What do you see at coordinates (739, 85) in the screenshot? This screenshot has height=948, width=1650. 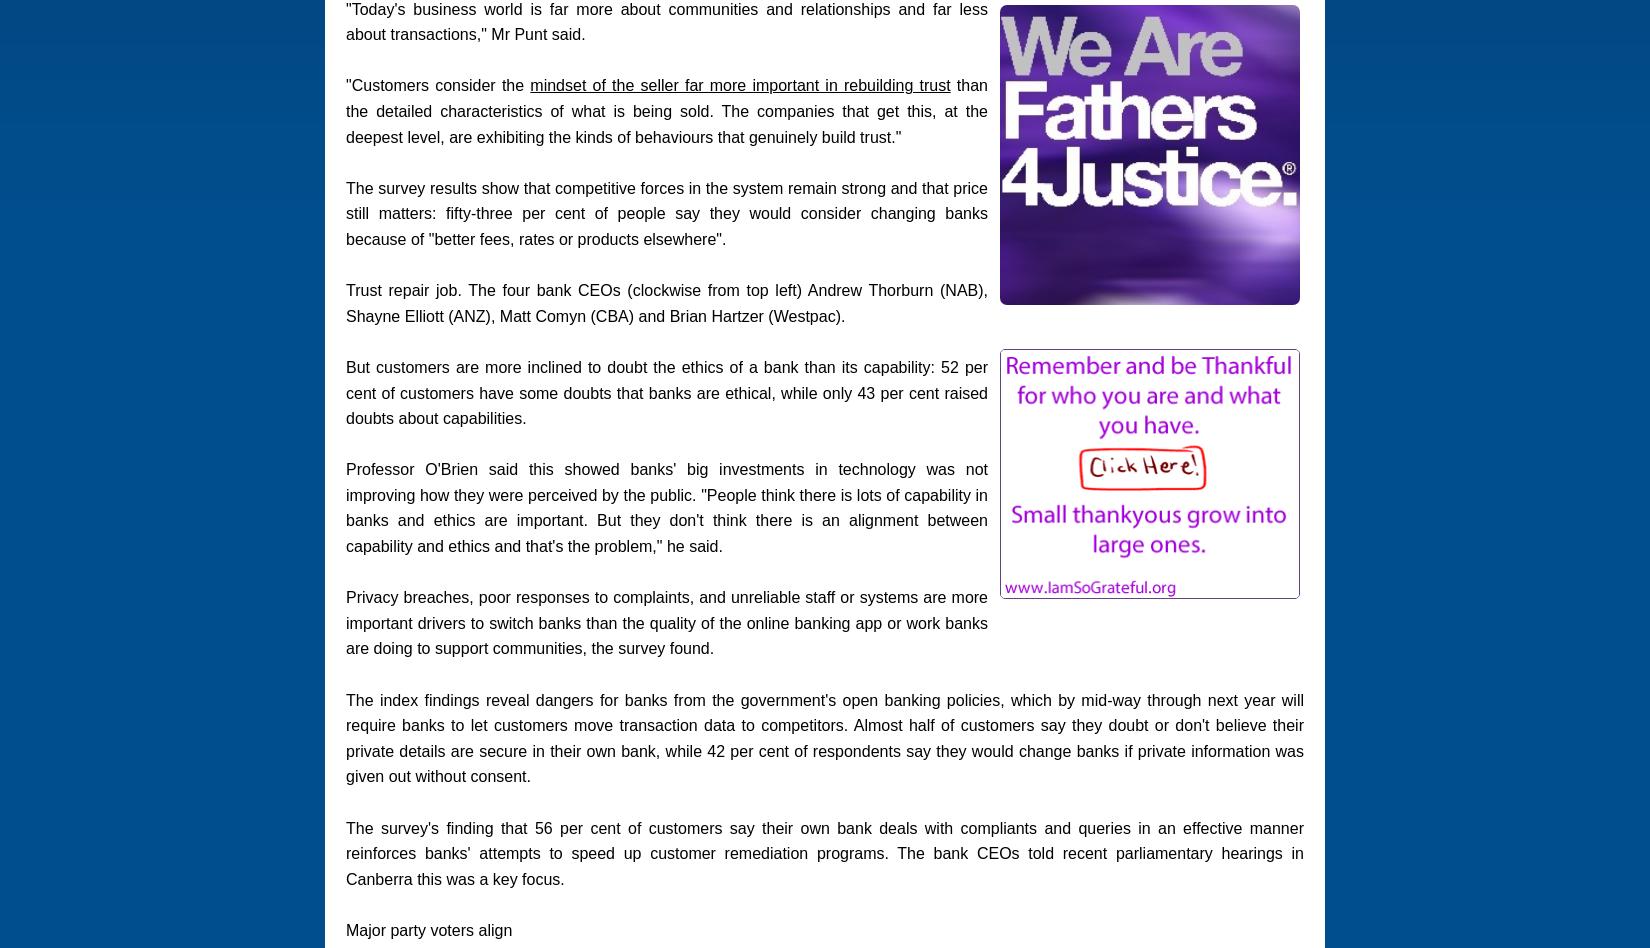 I see `'mindset of the seller far more important in rebuilding trust'` at bounding box center [739, 85].